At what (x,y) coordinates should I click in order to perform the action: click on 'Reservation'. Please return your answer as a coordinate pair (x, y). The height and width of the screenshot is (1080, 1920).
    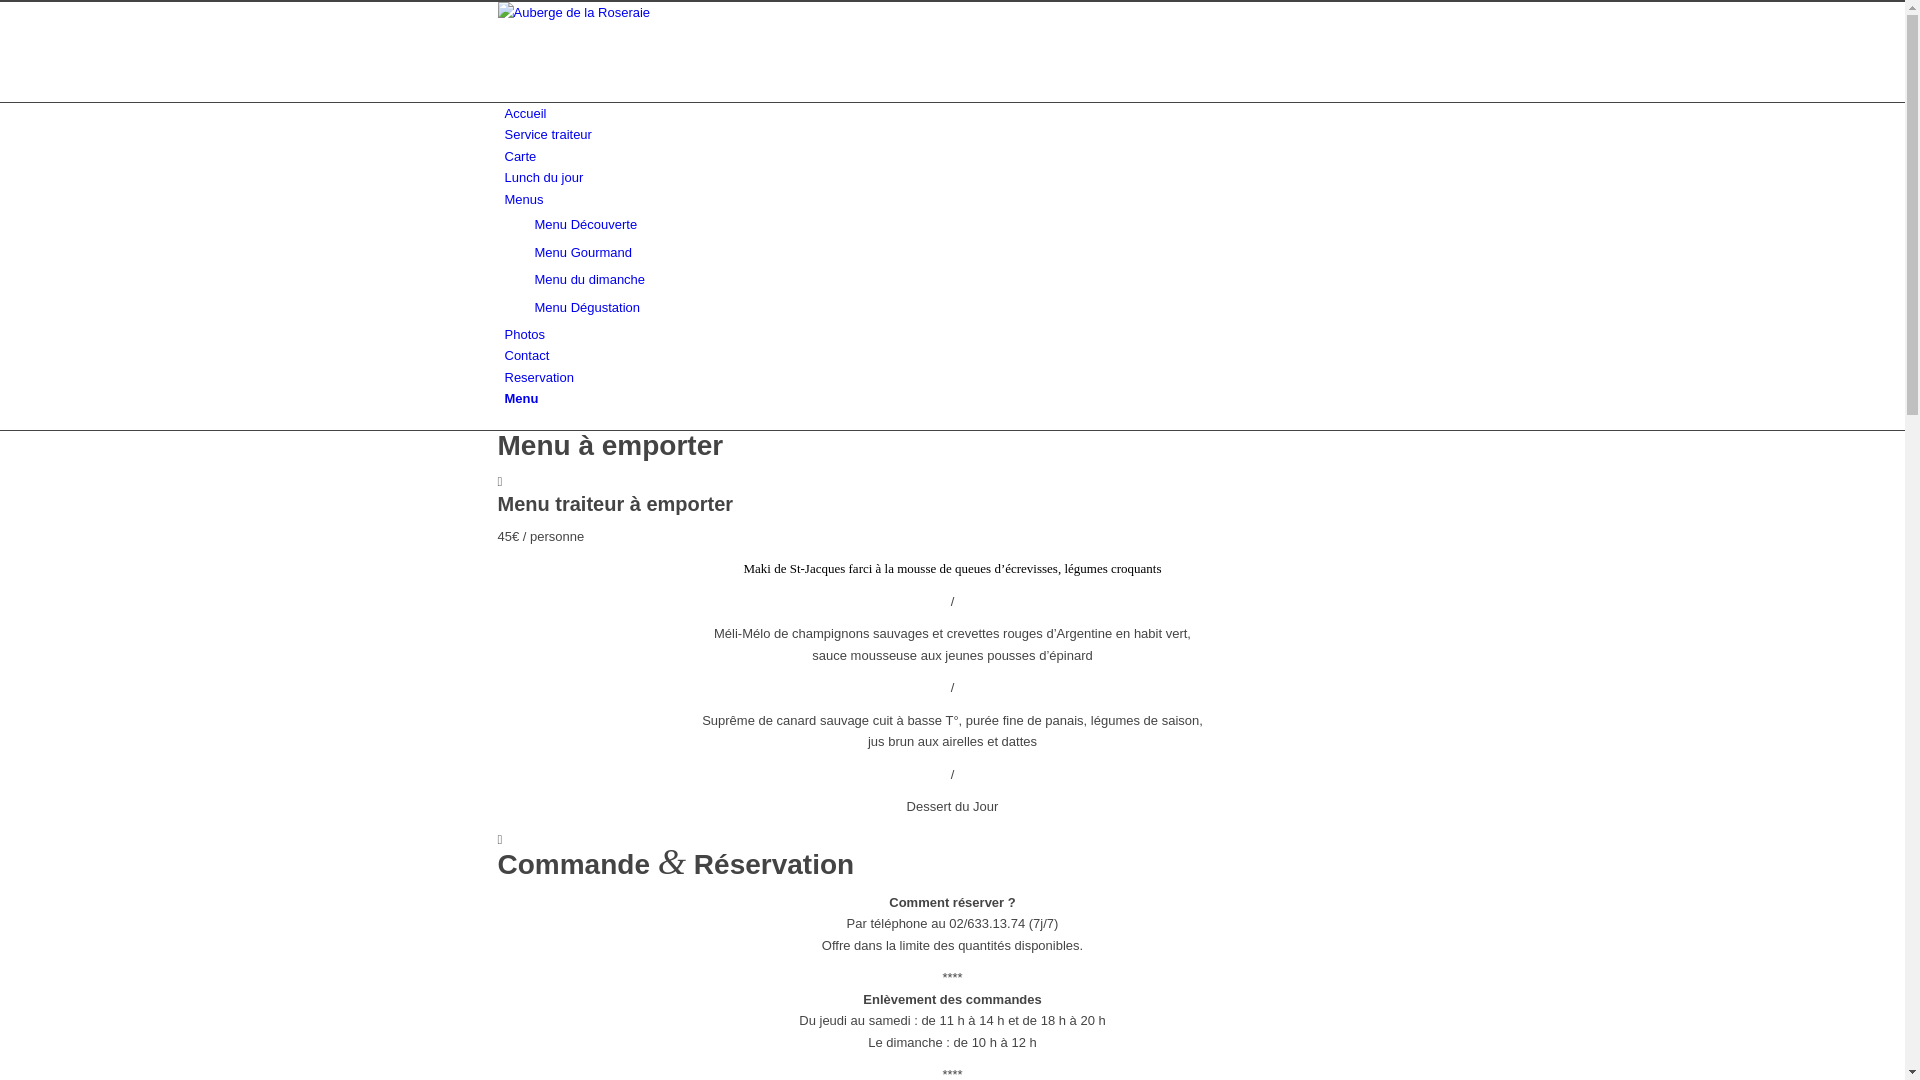
    Looking at the image, I should click on (538, 377).